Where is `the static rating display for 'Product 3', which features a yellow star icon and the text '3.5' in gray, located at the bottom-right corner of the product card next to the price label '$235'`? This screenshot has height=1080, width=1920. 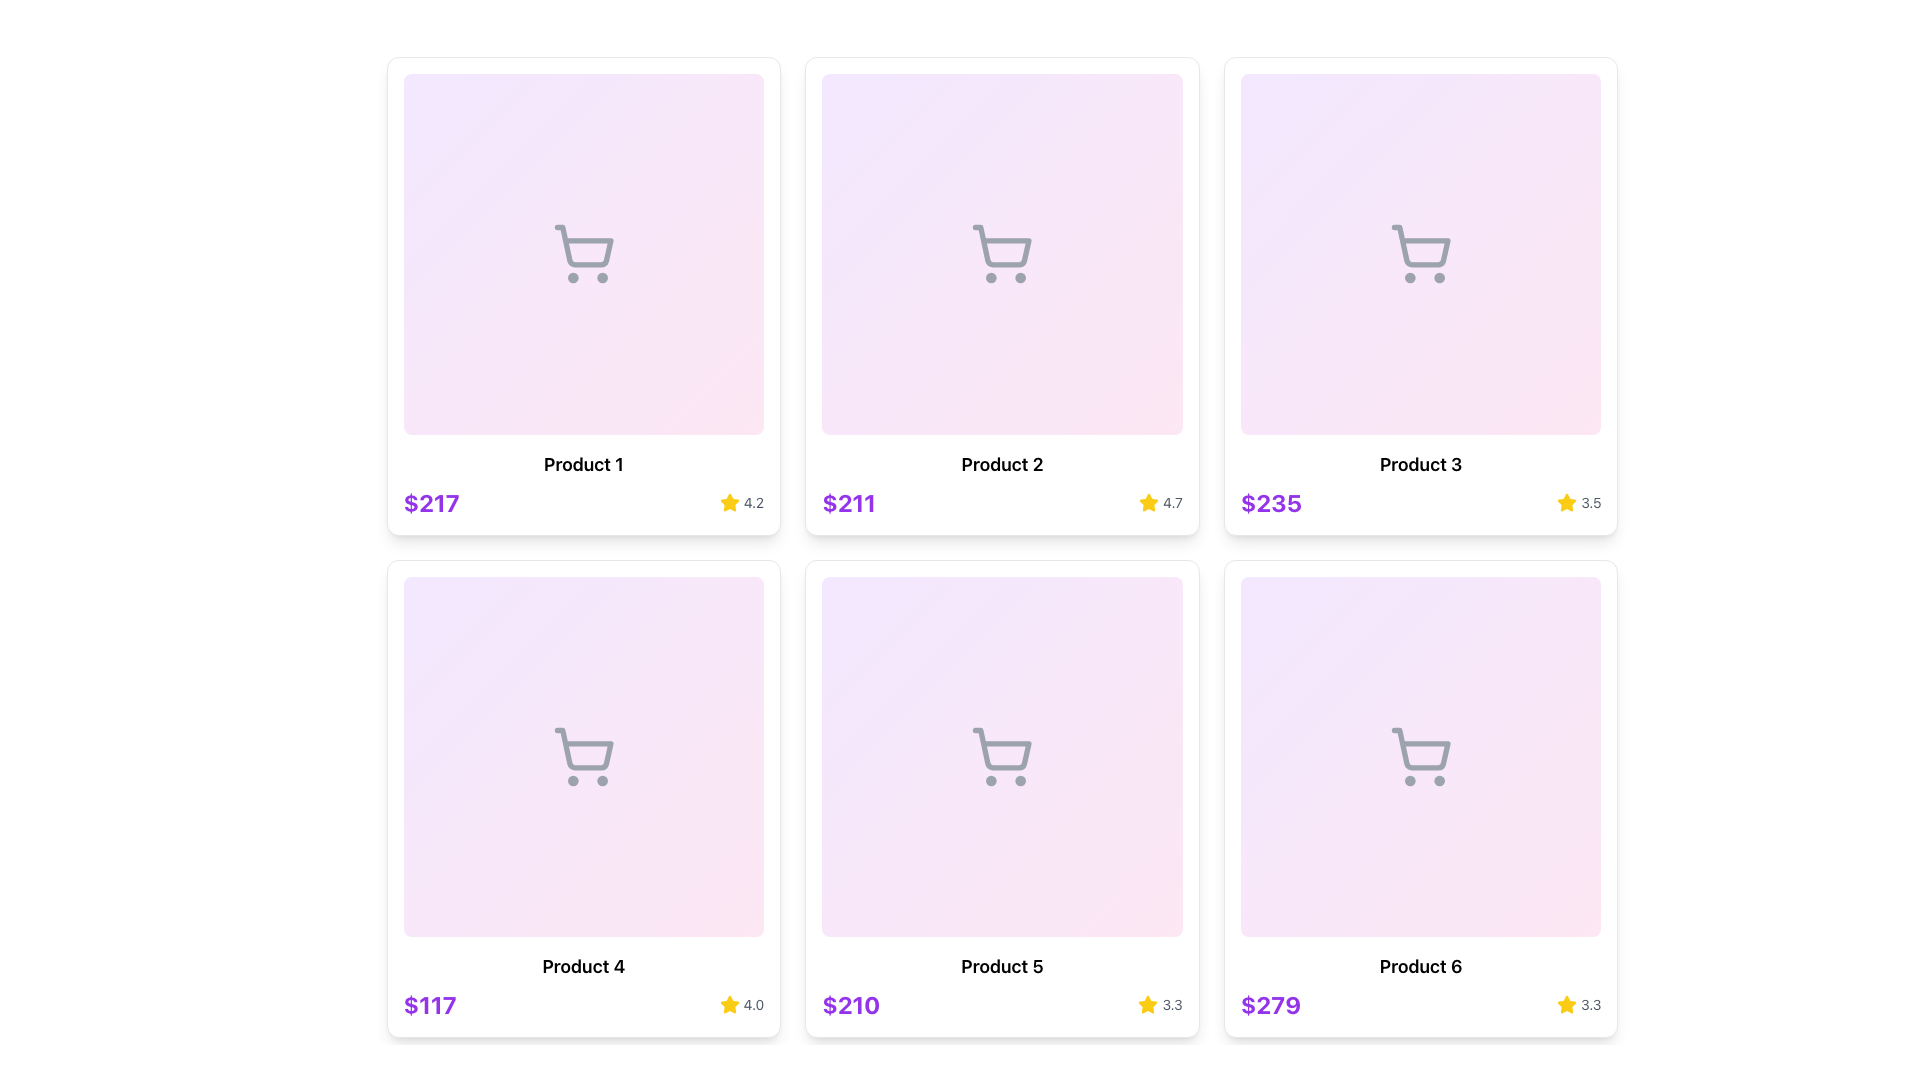 the static rating display for 'Product 3', which features a yellow star icon and the text '3.5' in gray, located at the bottom-right corner of the product card next to the price label '$235' is located at coordinates (1578, 501).